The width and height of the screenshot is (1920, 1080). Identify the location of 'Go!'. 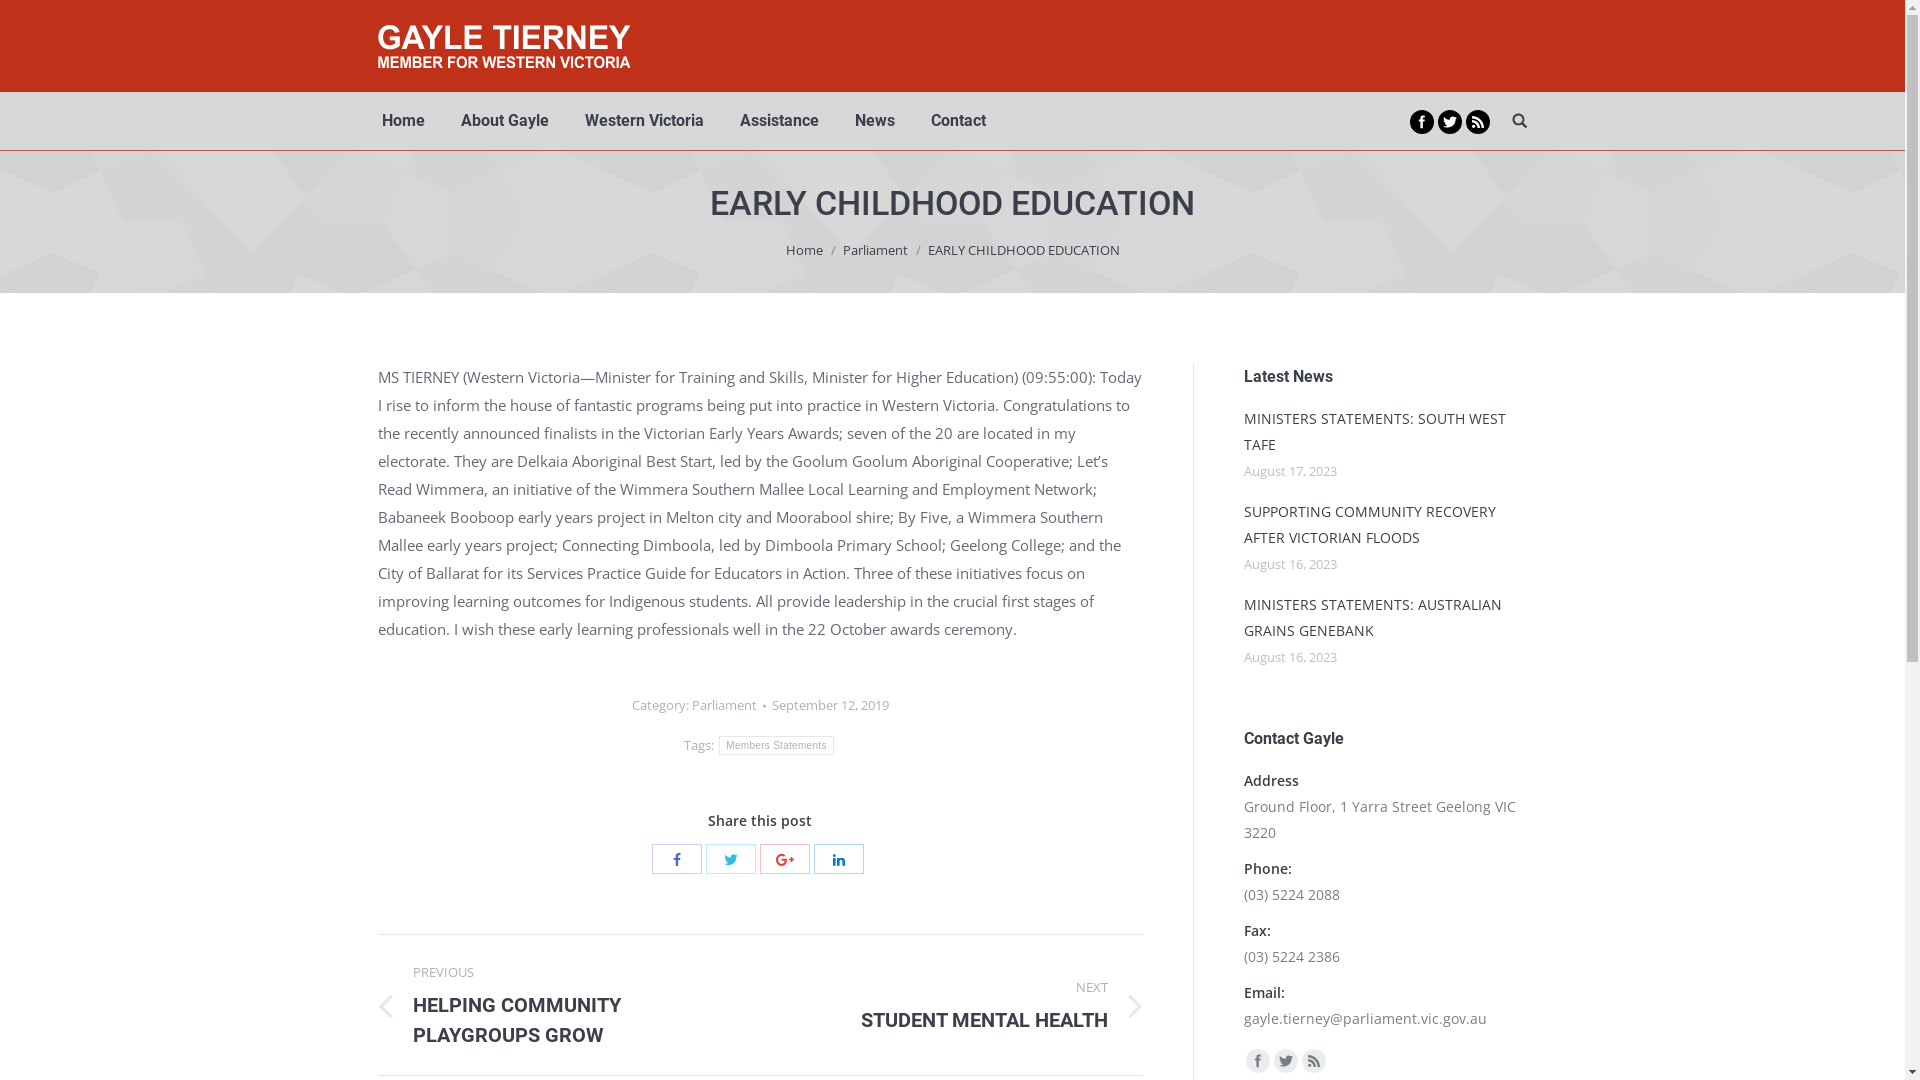
(24, 19).